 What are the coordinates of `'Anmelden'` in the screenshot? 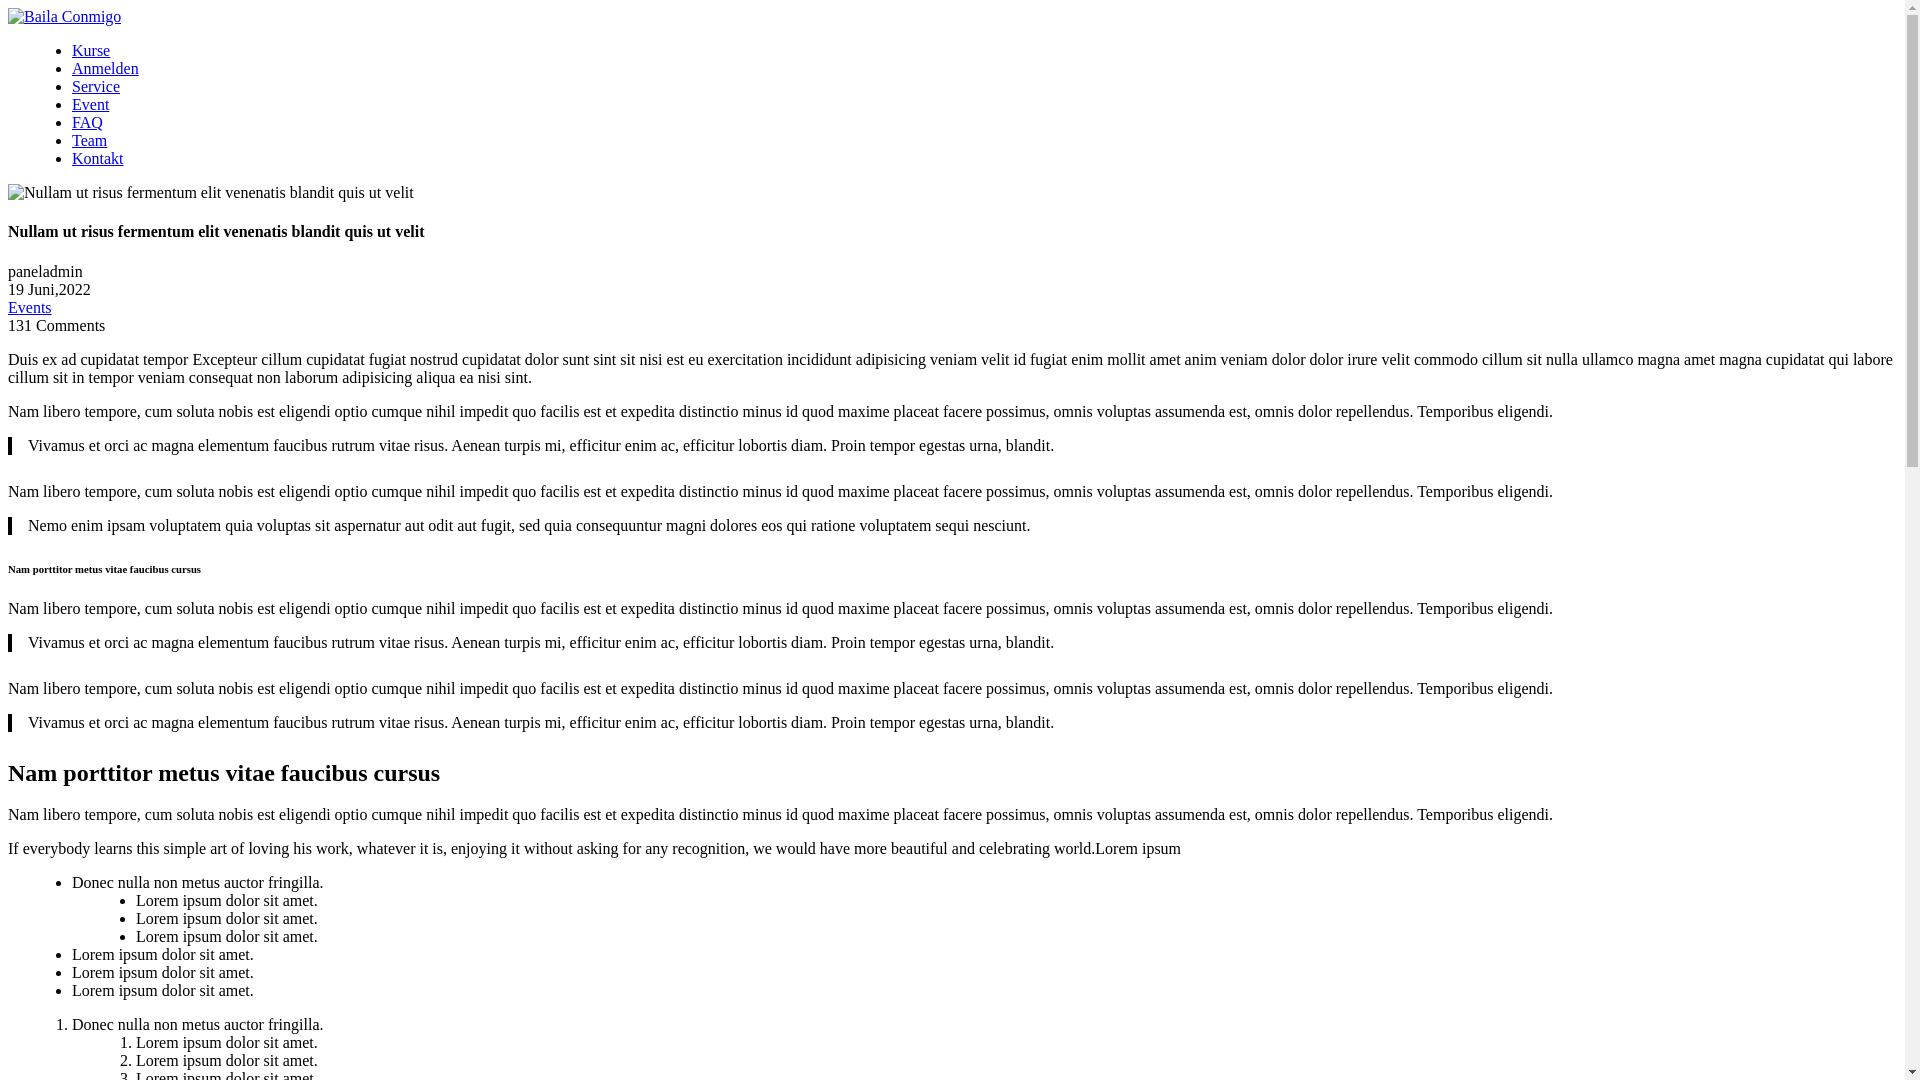 It's located at (104, 67).